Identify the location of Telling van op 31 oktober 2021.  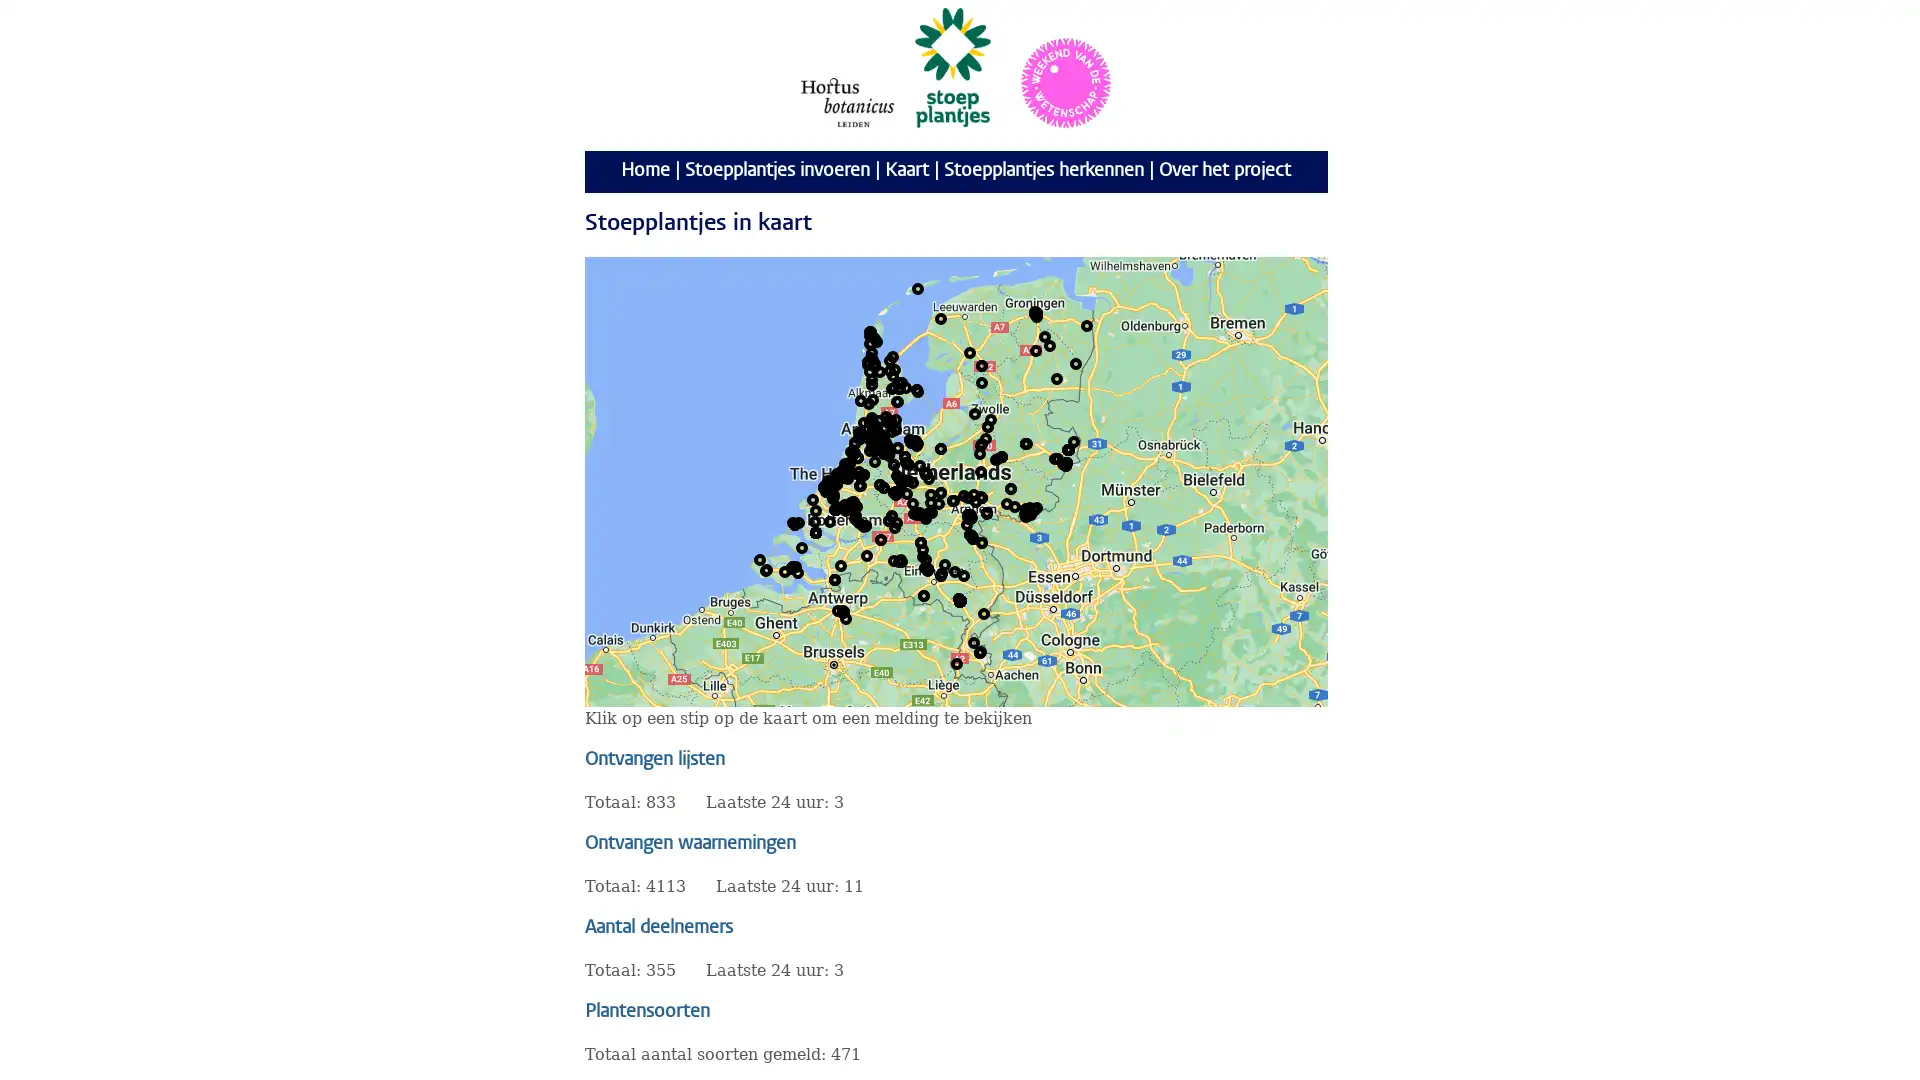
(826, 489).